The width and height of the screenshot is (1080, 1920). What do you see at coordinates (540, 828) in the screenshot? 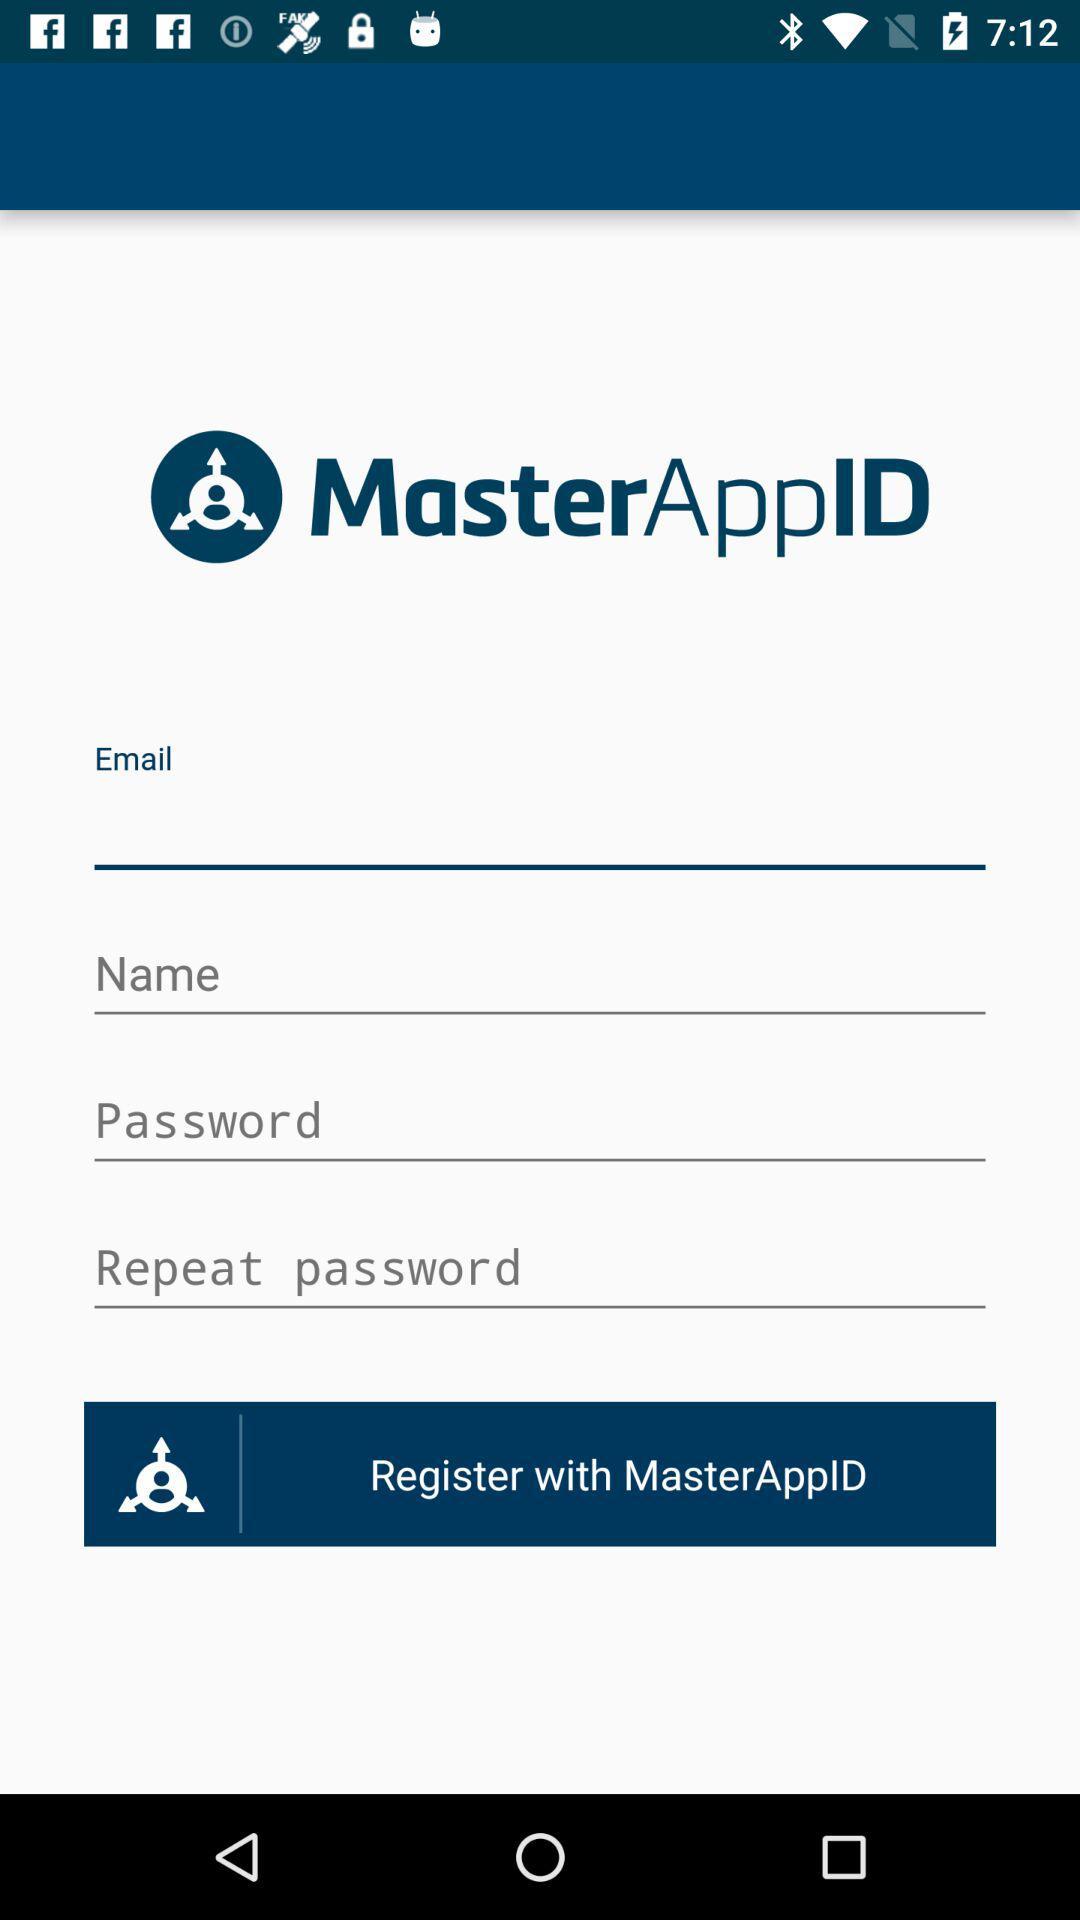
I see `email` at bounding box center [540, 828].